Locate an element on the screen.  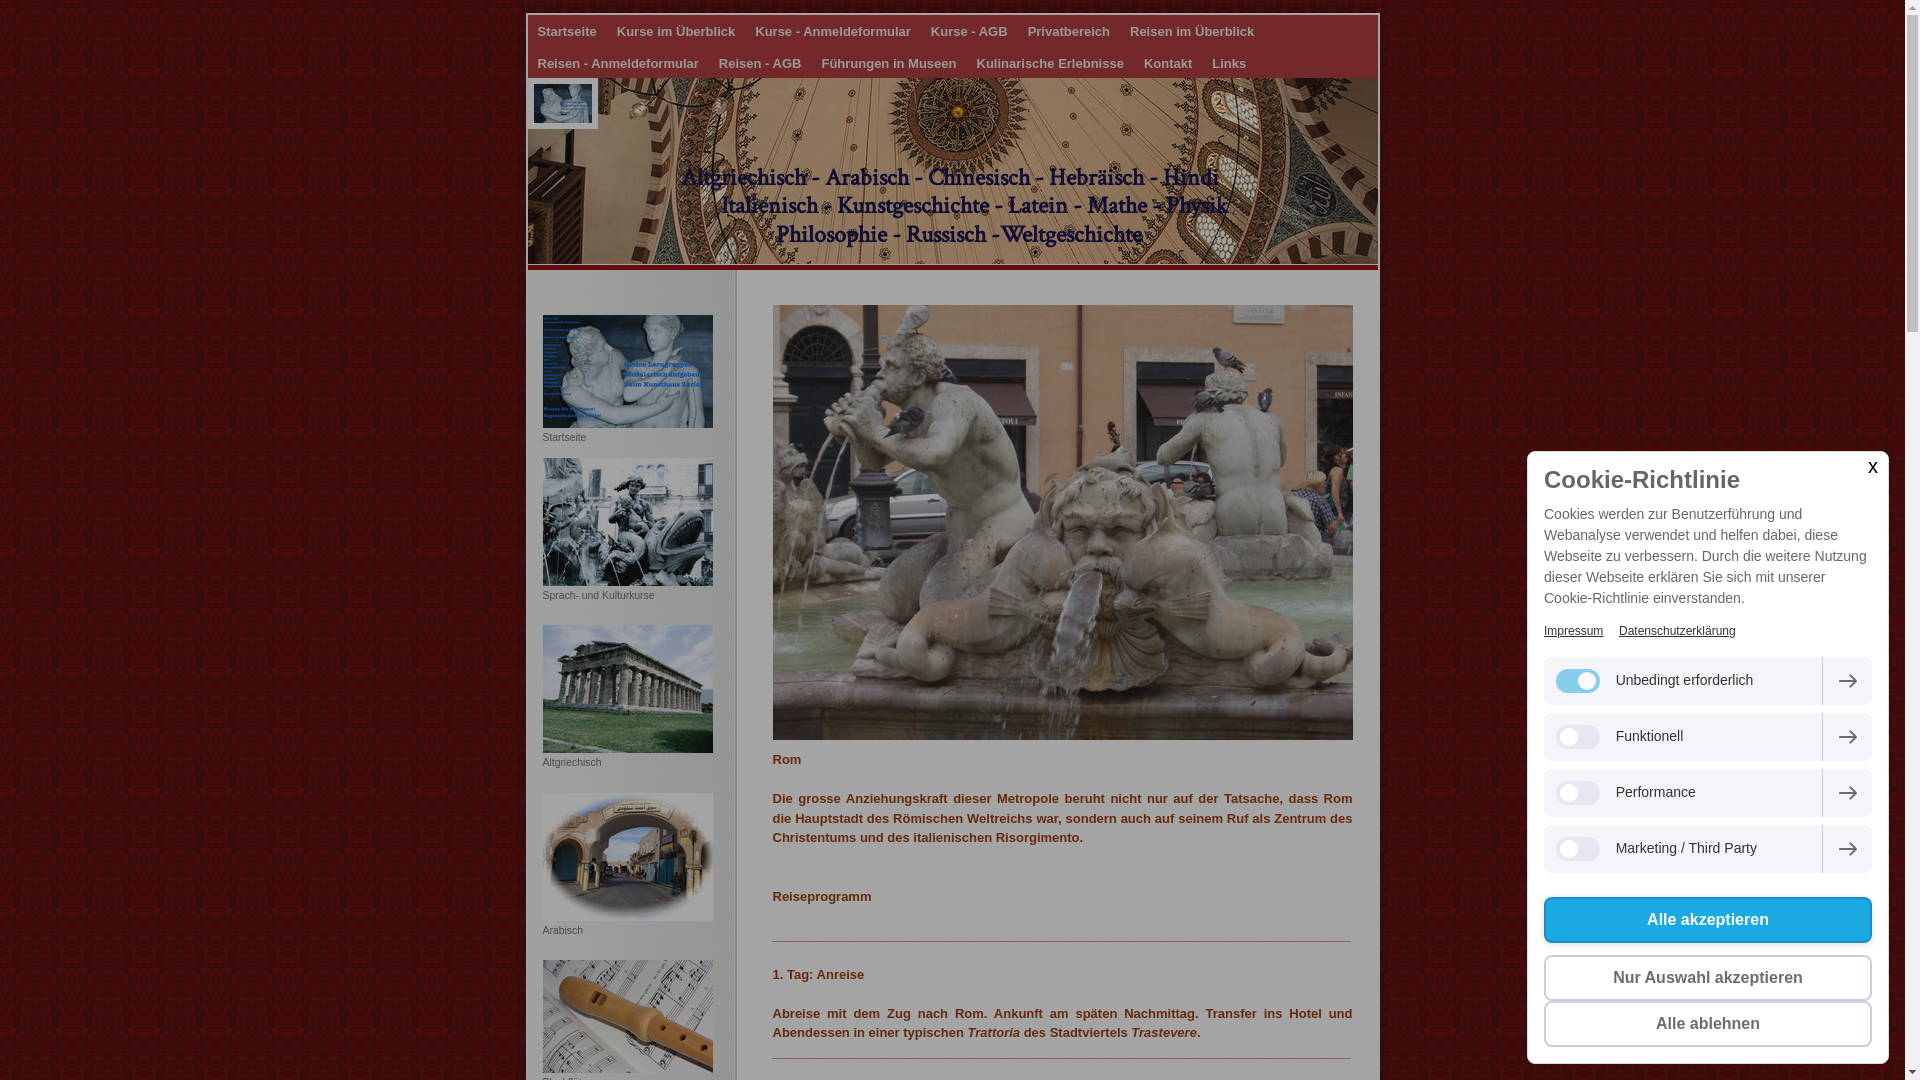
'Kontakt' is located at coordinates (1133, 61).